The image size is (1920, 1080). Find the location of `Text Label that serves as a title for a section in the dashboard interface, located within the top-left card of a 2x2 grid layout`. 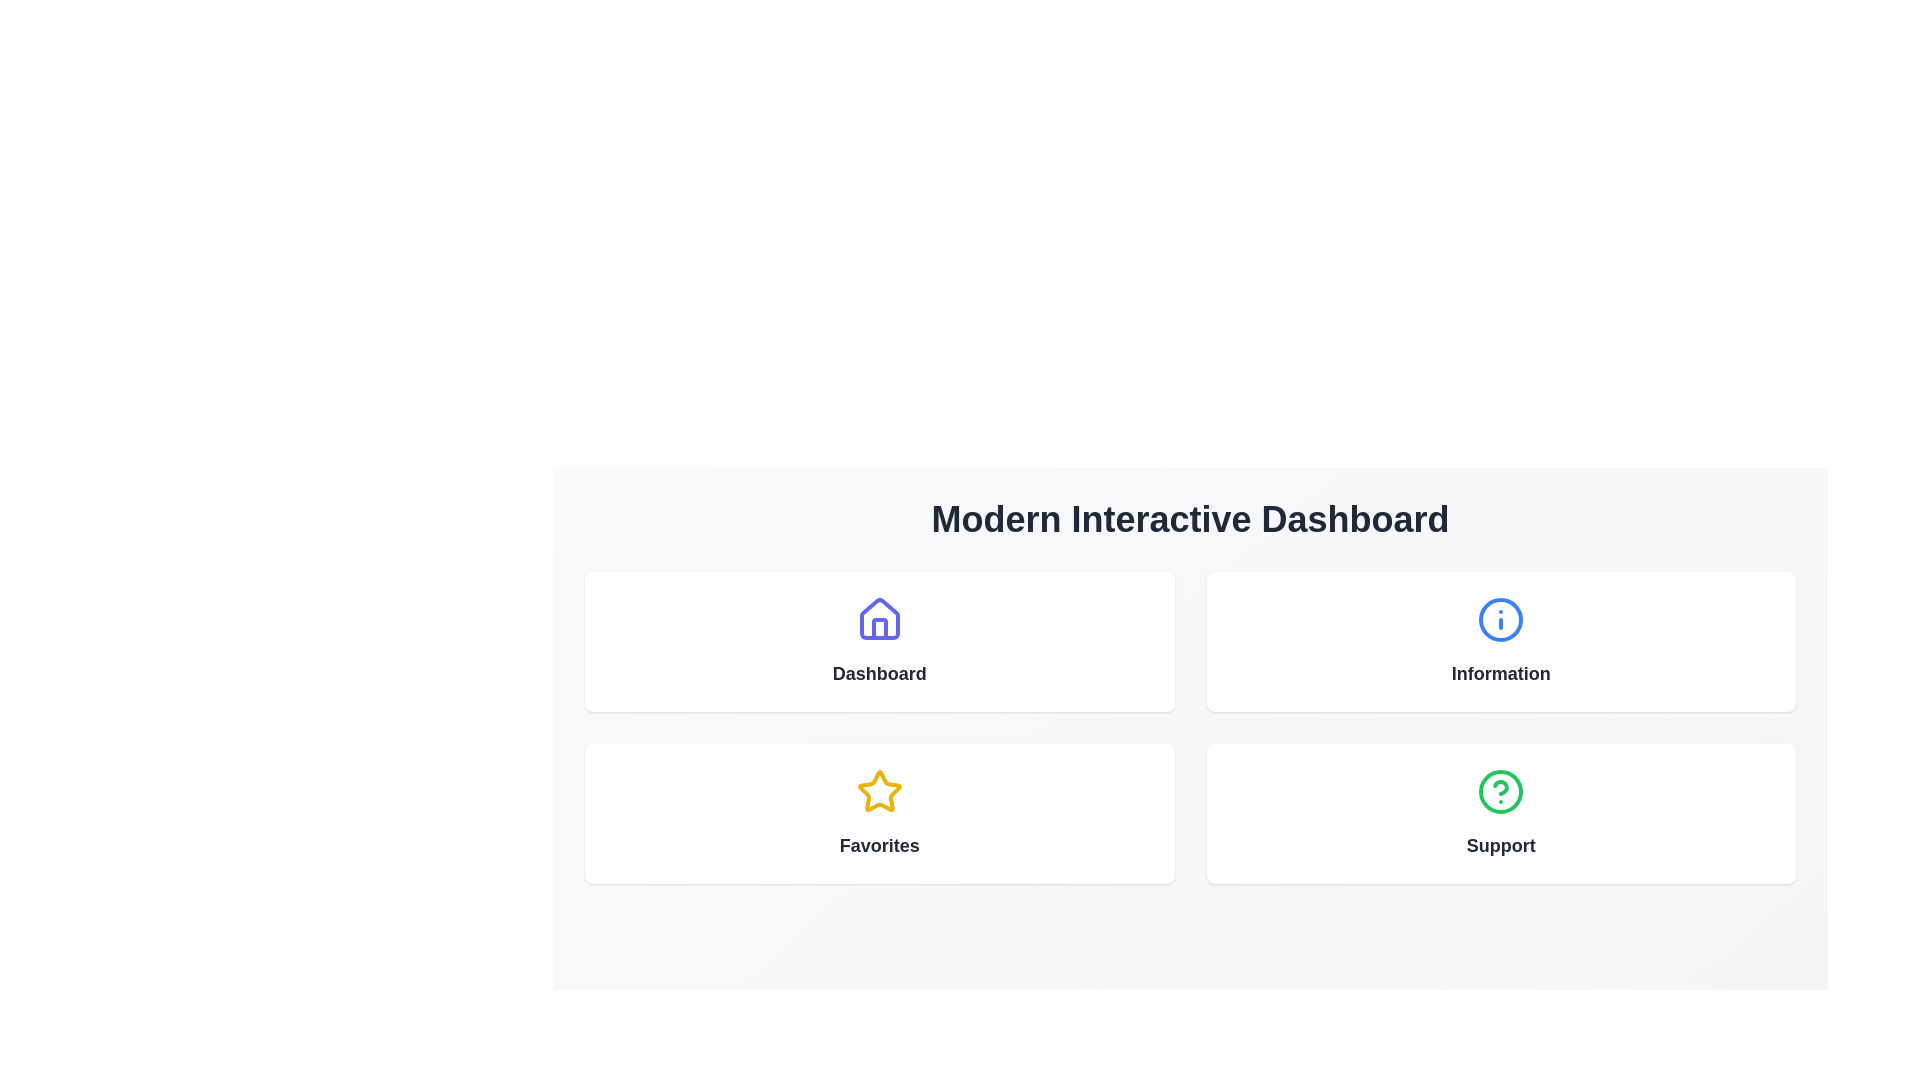

Text Label that serves as a title for a section in the dashboard interface, located within the top-left card of a 2x2 grid layout is located at coordinates (879, 674).